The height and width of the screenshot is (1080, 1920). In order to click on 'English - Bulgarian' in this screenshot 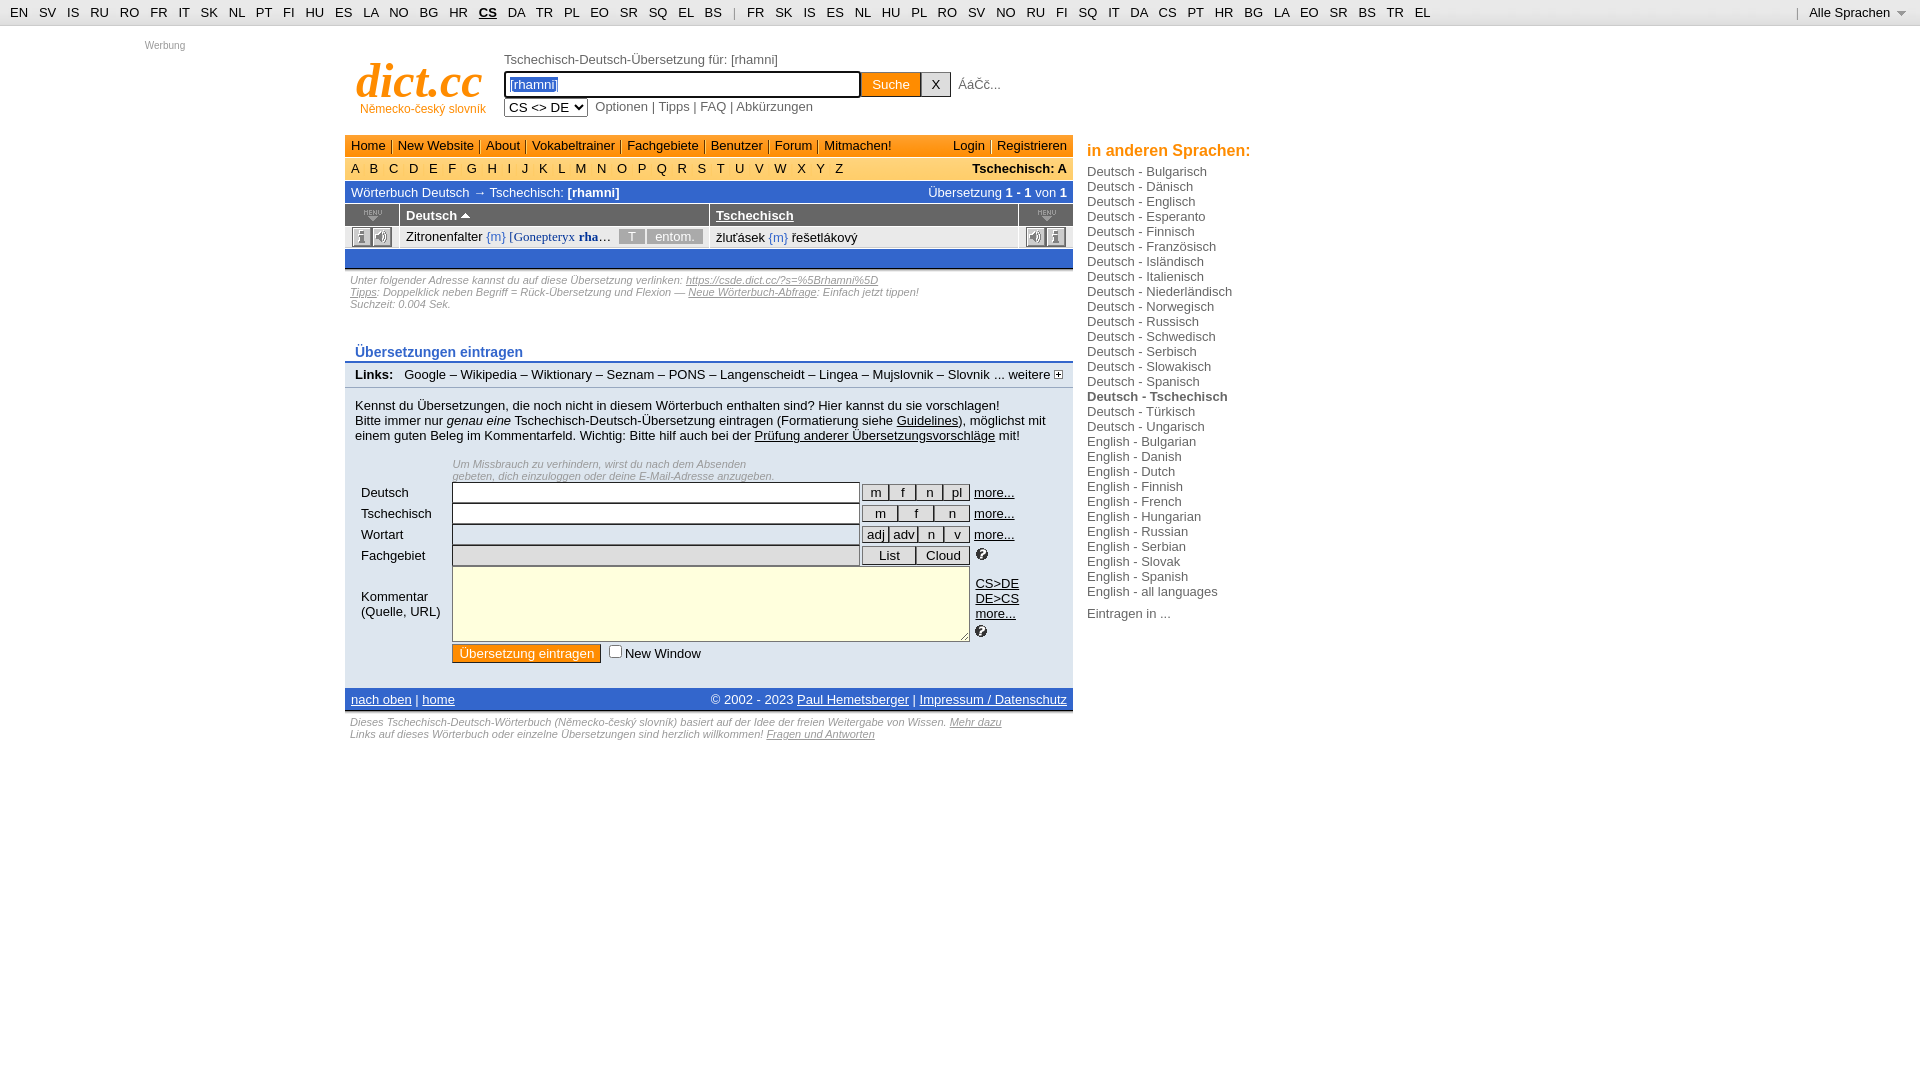, I will do `click(1141, 440)`.